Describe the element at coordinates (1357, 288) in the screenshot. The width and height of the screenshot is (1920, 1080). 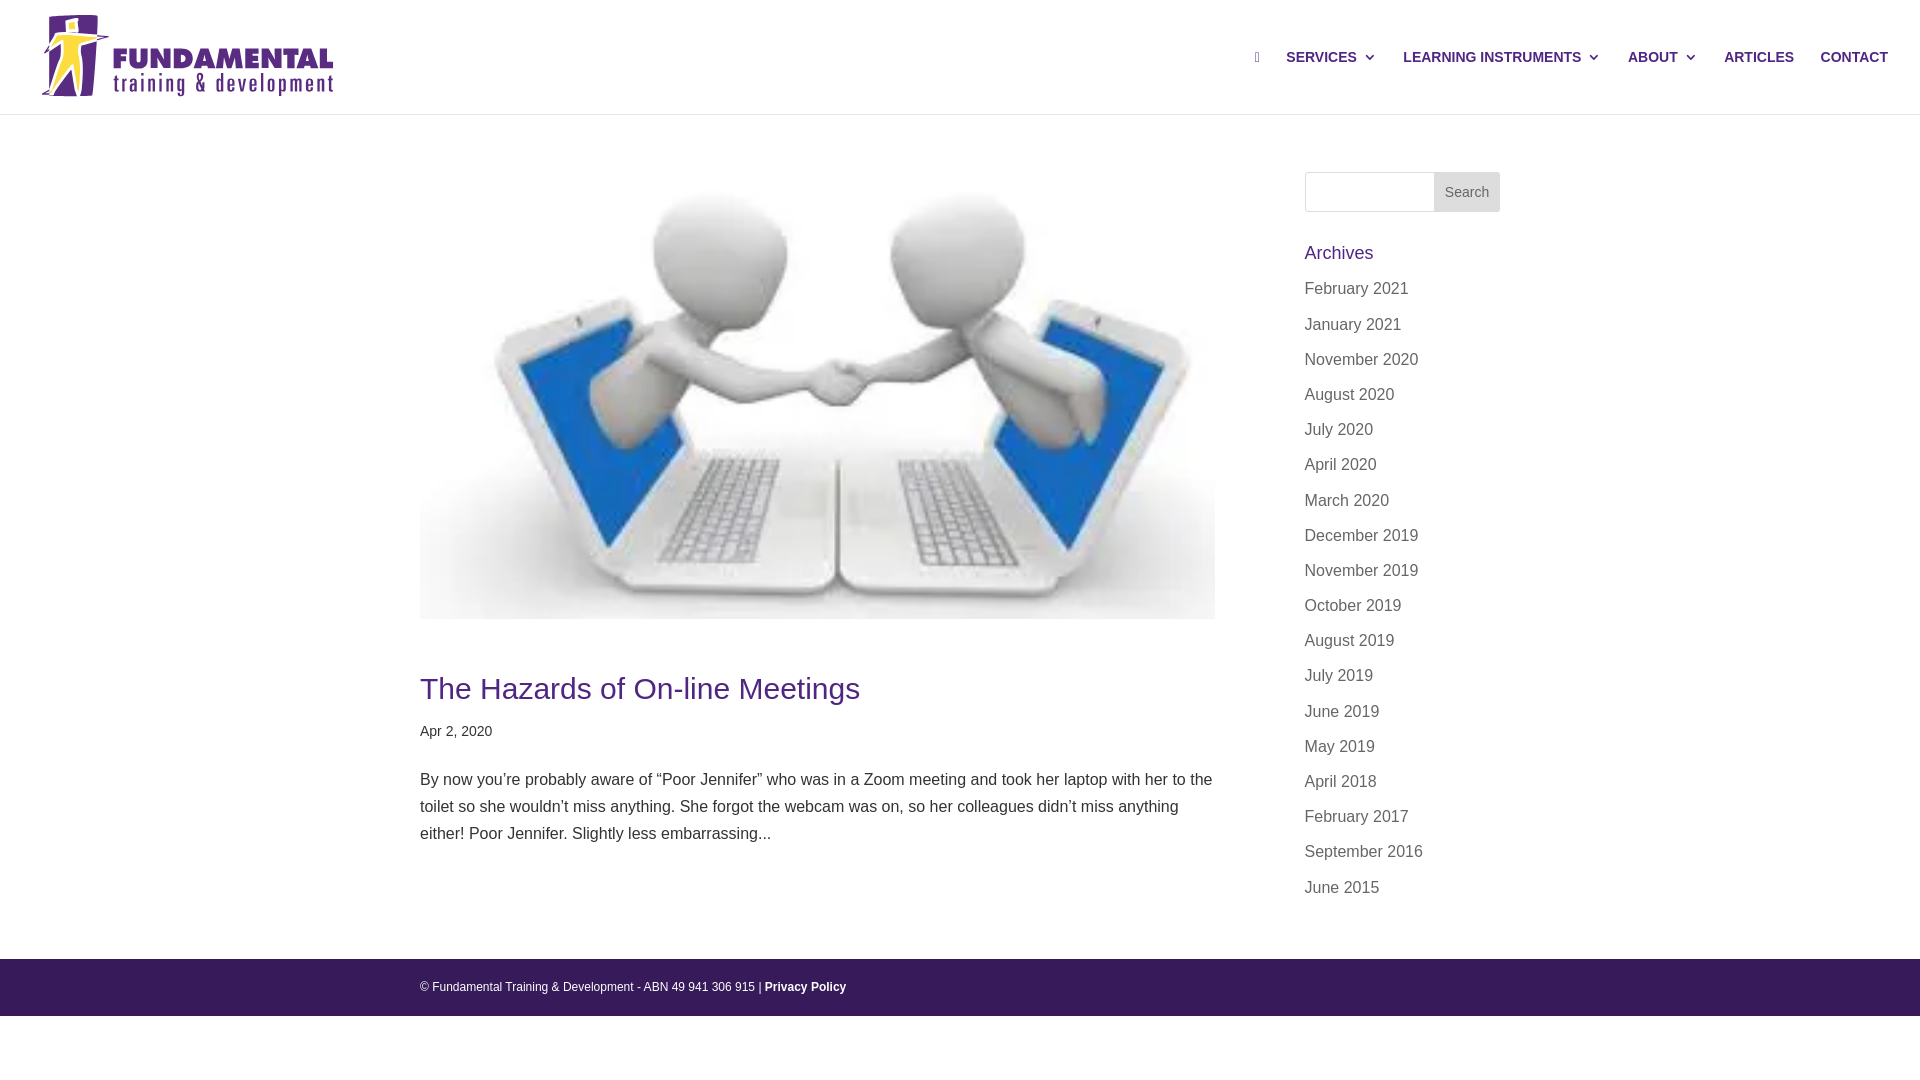
I see `'February 2021'` at that location.